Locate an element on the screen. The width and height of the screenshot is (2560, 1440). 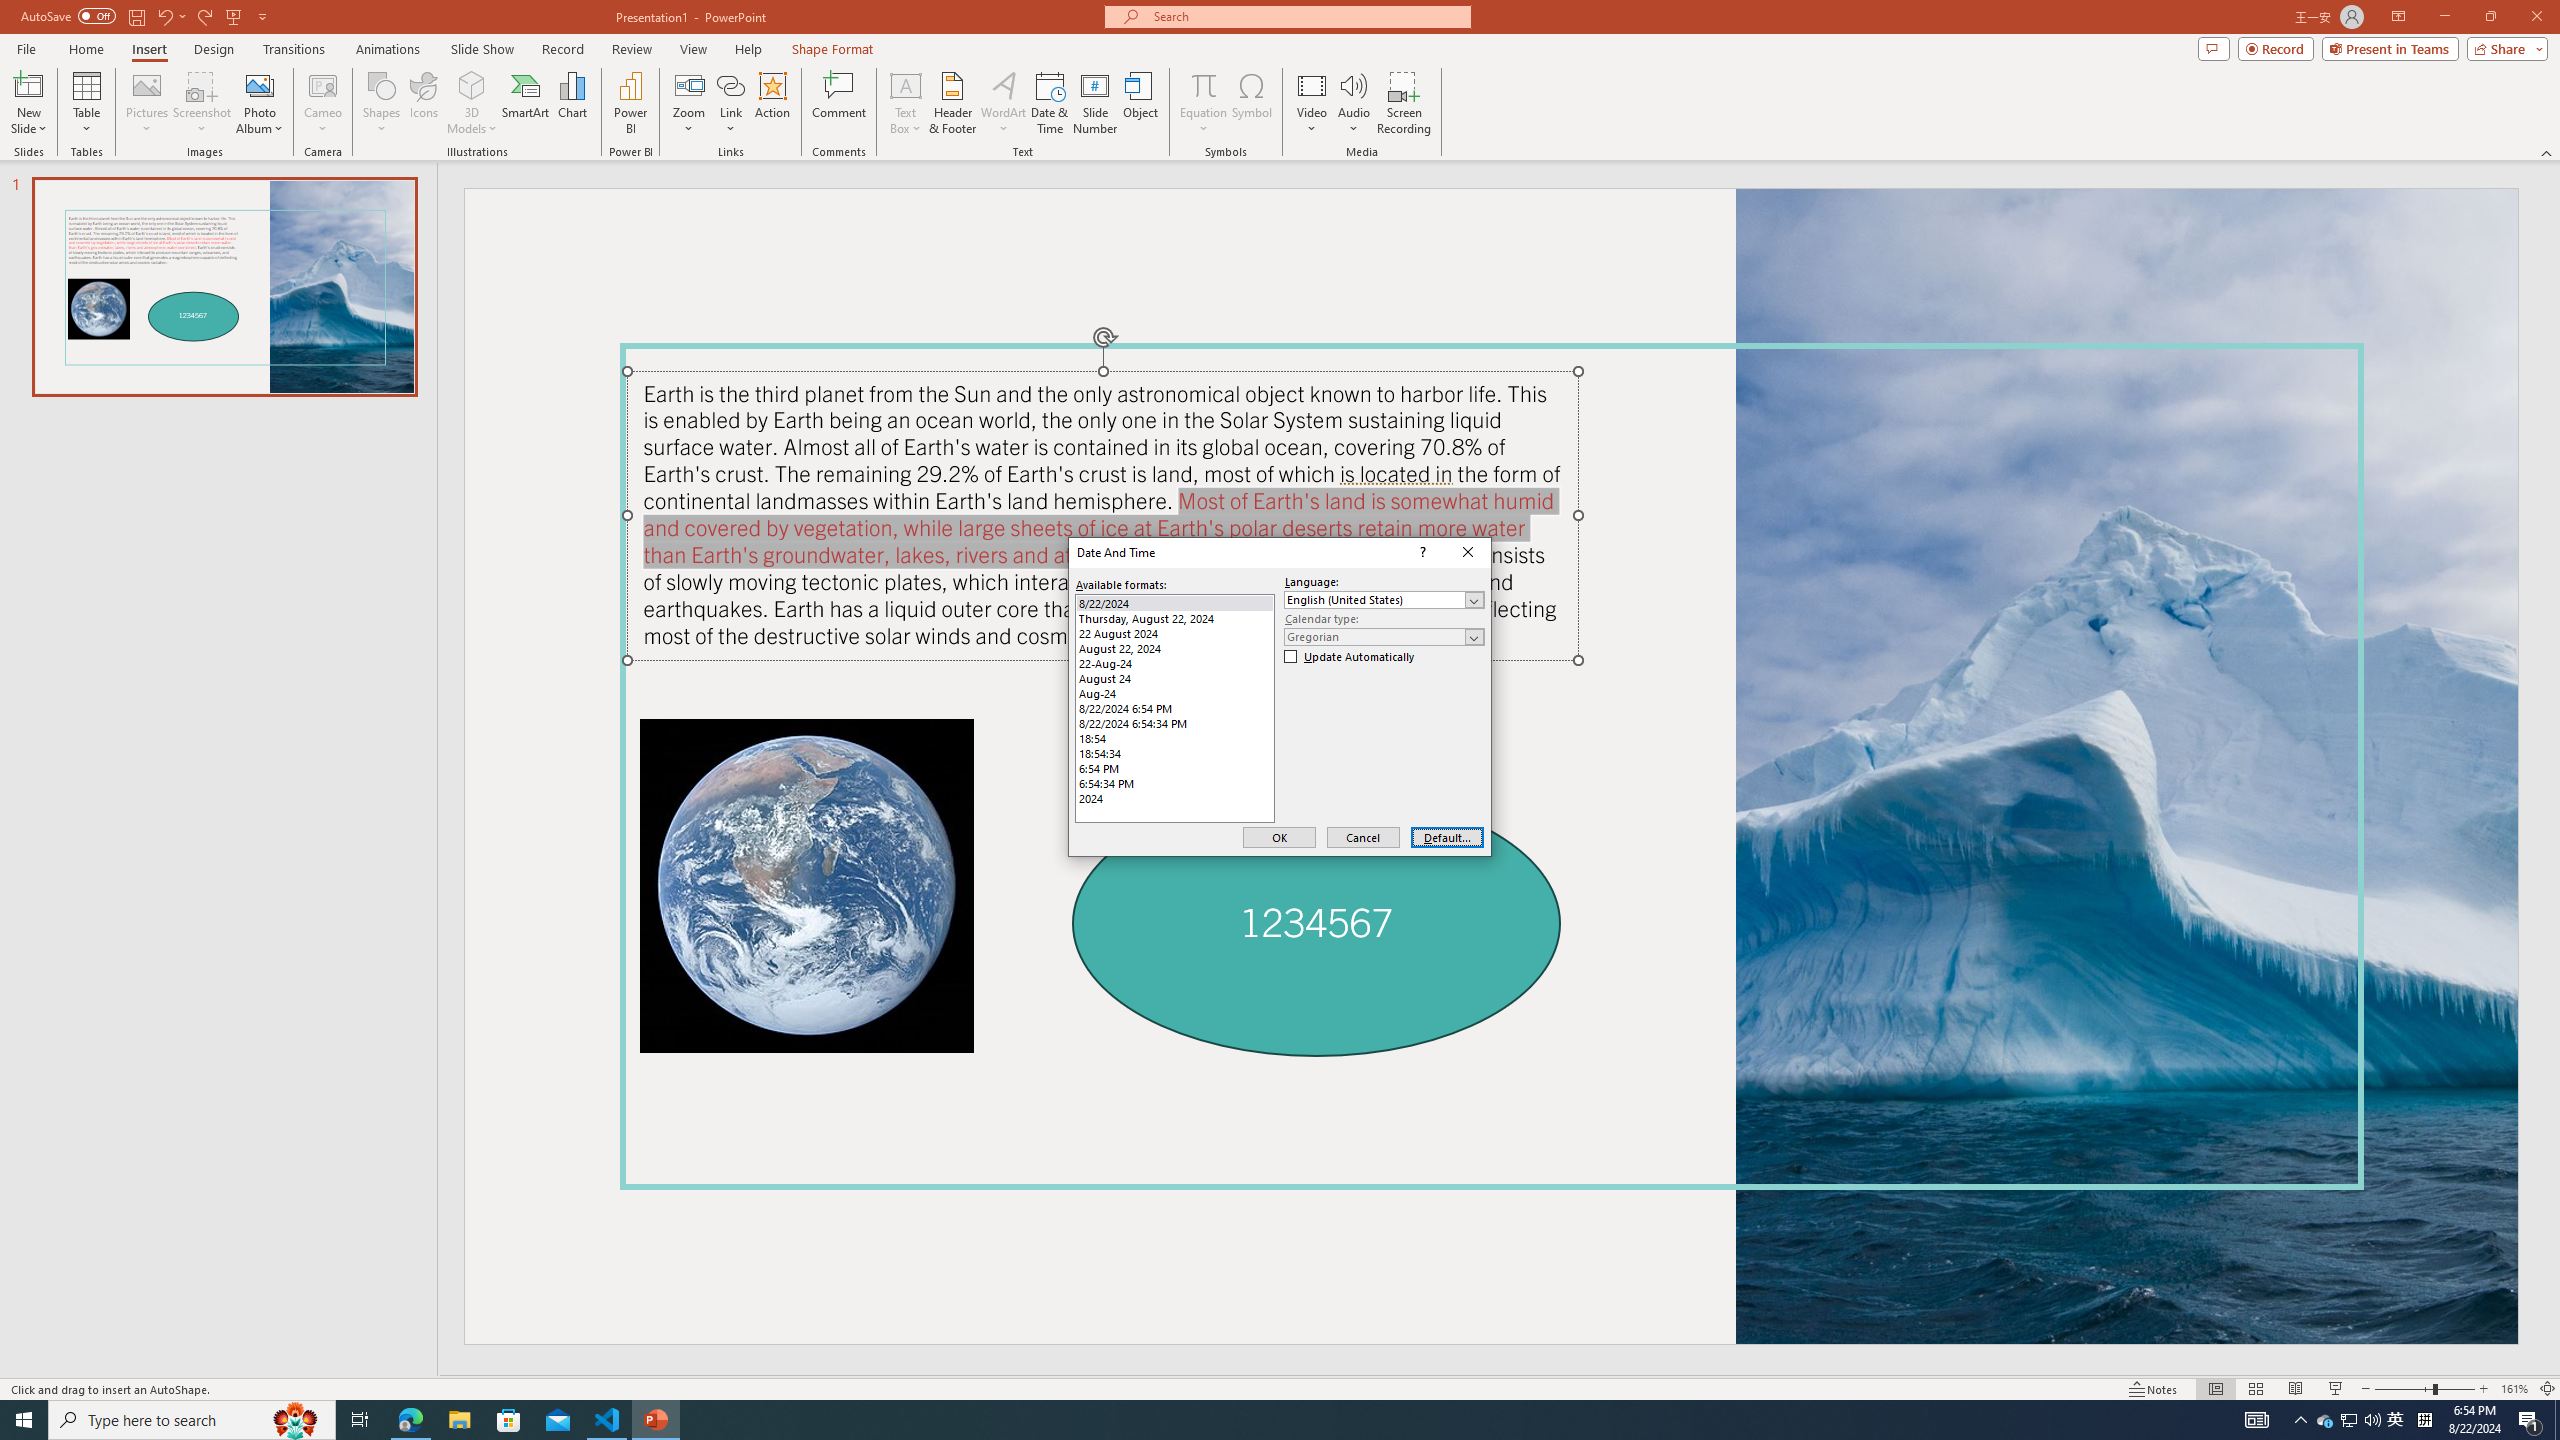
'8/22/2024 6:54:34 PM' is located at coordinates (1174, 723).